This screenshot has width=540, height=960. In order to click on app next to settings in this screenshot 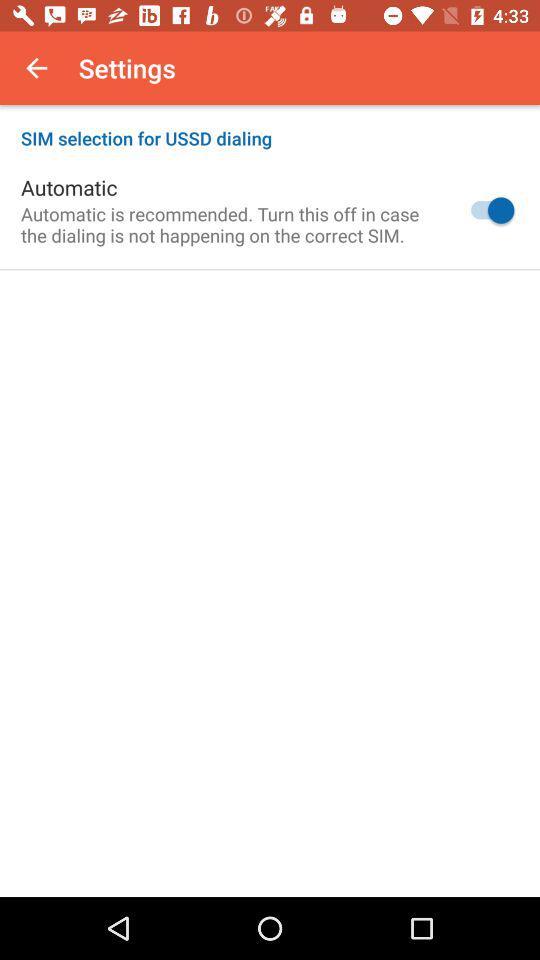, I will do `click(36, 68)`.